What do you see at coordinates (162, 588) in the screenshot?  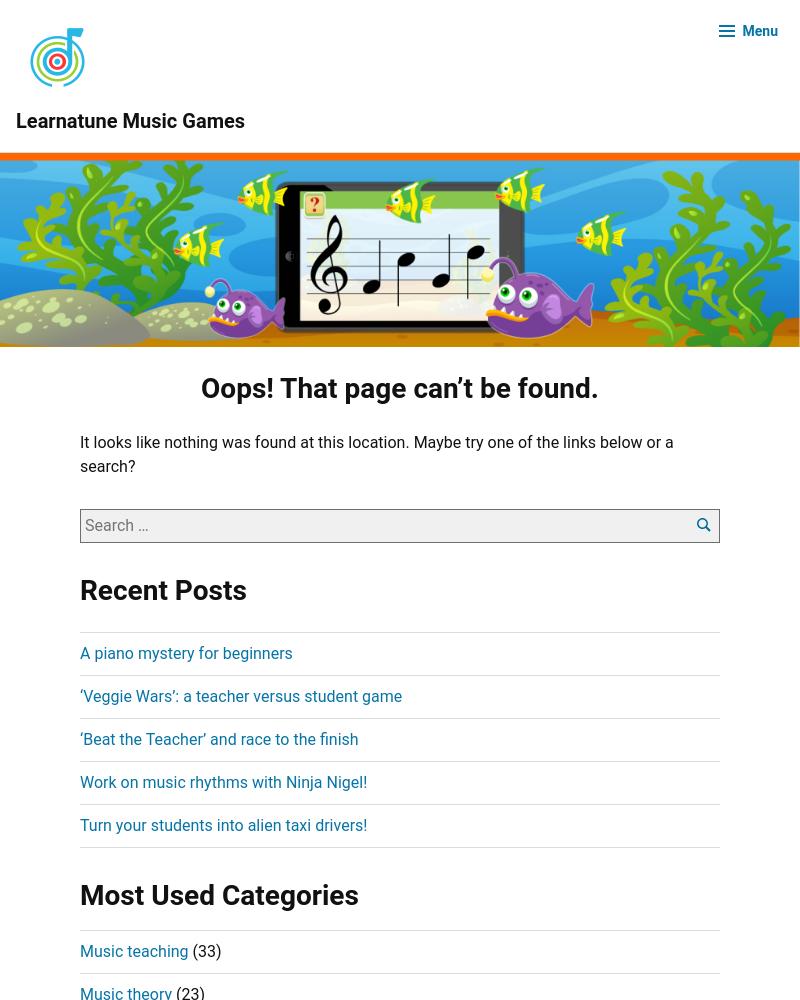 I see `'Recent Posts'` at bounding box center [162, 588].